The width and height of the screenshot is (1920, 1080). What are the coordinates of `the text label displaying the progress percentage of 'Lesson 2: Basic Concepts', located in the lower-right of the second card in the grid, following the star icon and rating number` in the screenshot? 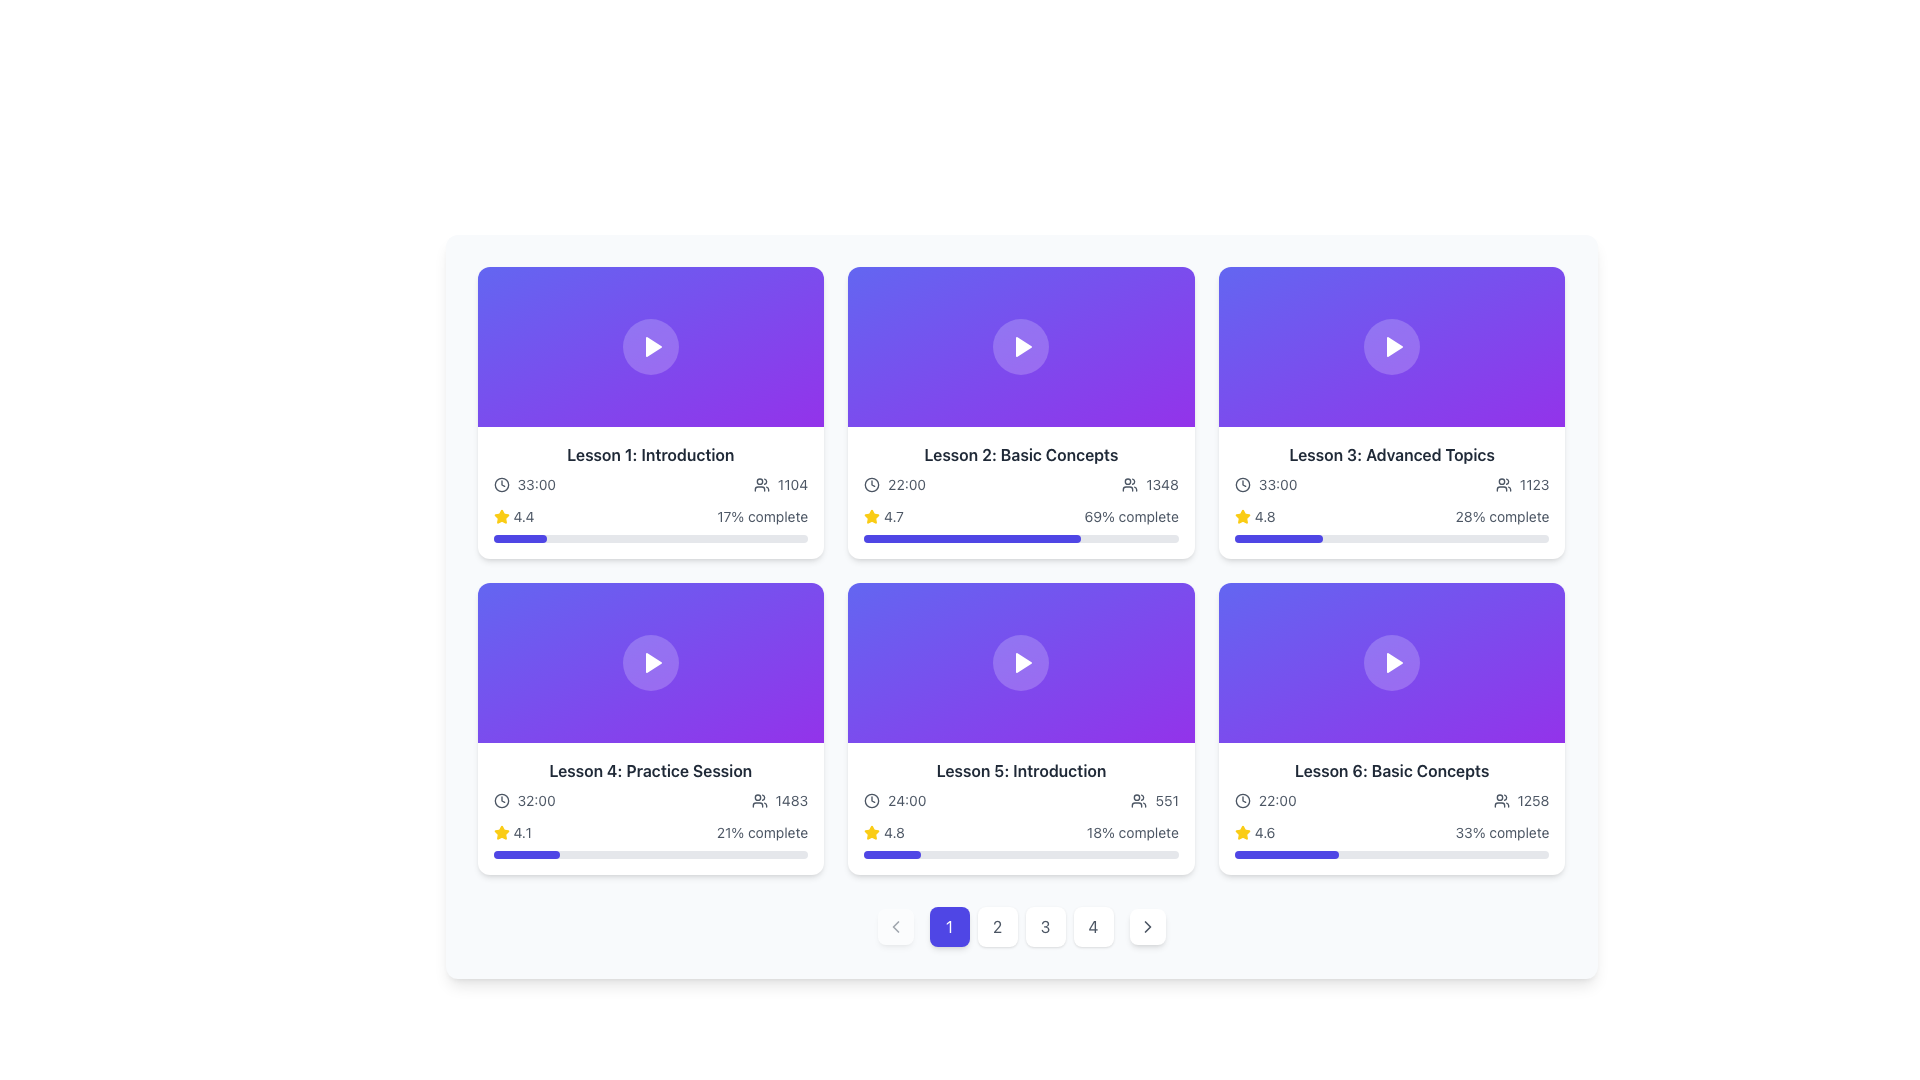 It's located at (1131, 515).